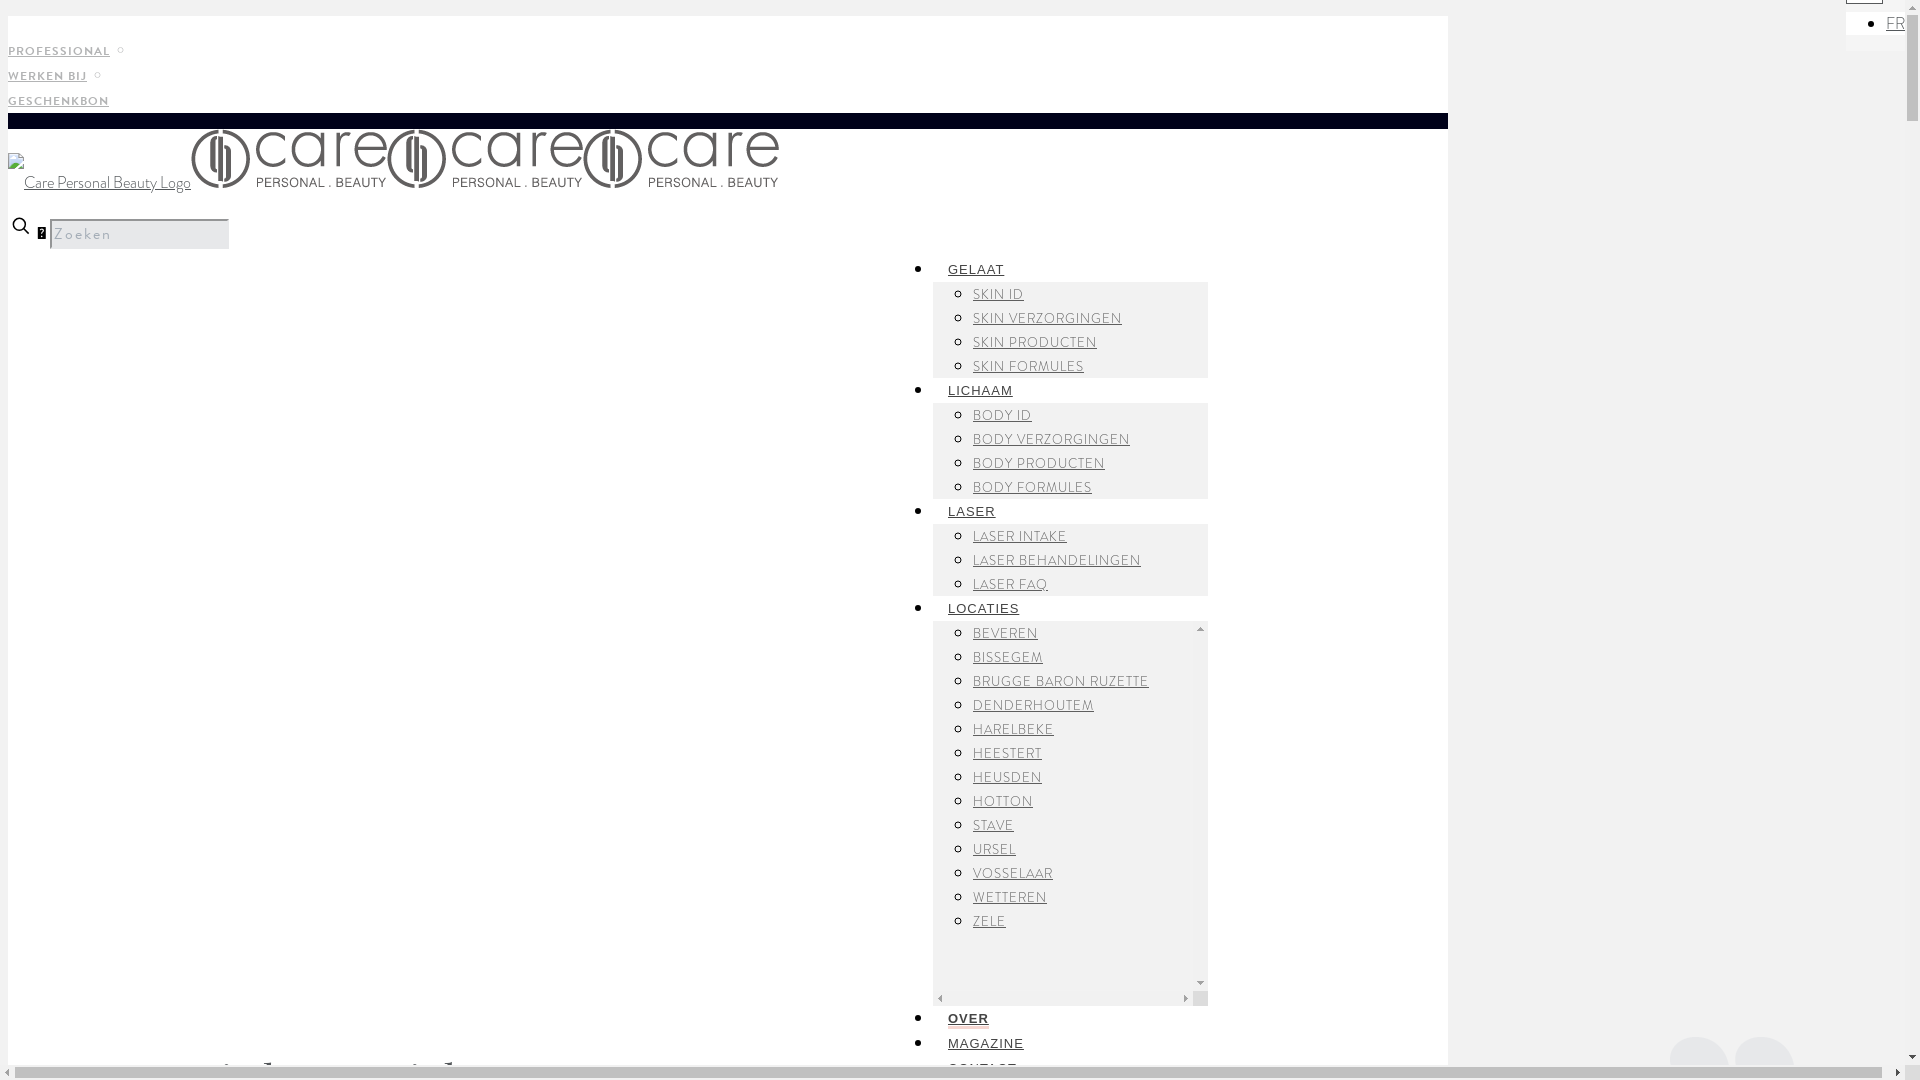 The height and width of the screenshot is (1080, 1920). Describe the element at coordinates (983, 602) in the screenshot. I see `'LOCATIES'` at that location.